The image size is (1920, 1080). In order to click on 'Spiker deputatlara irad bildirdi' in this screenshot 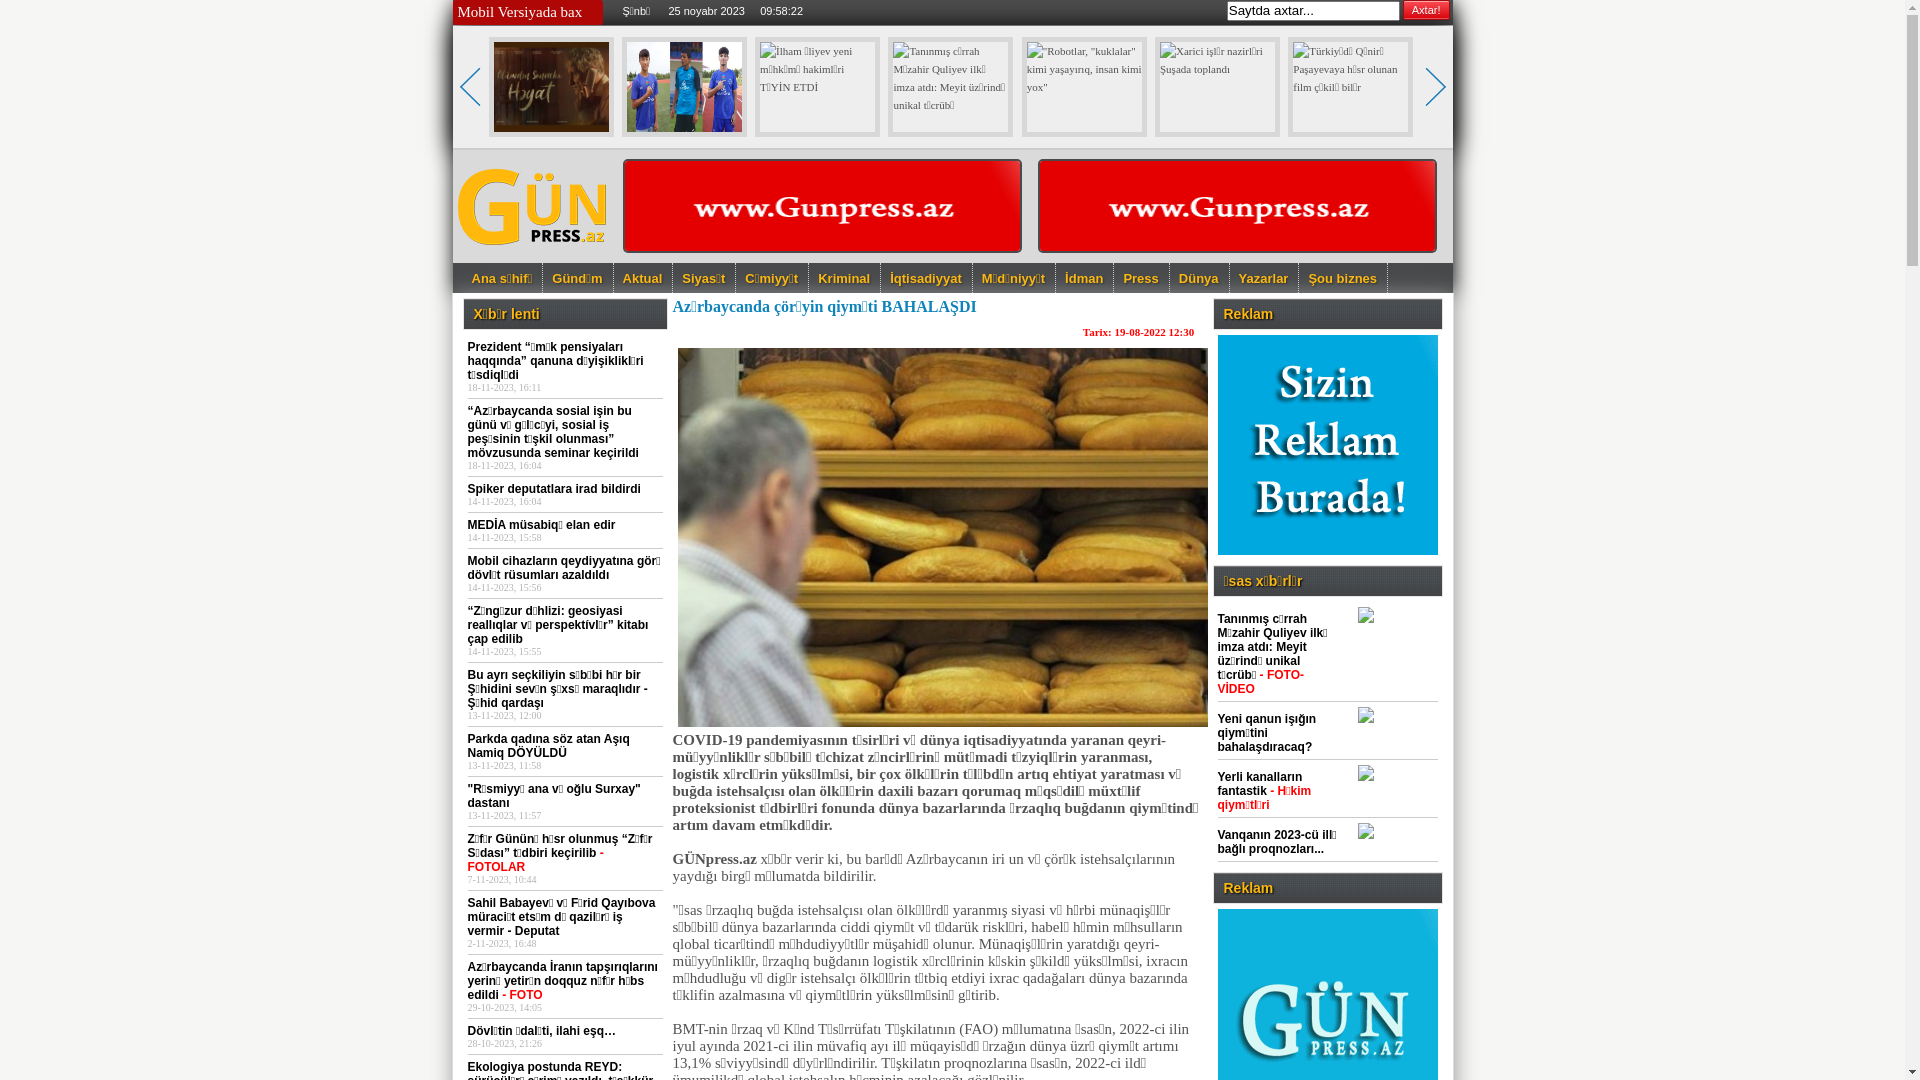, I will do `click(554, 489)`.